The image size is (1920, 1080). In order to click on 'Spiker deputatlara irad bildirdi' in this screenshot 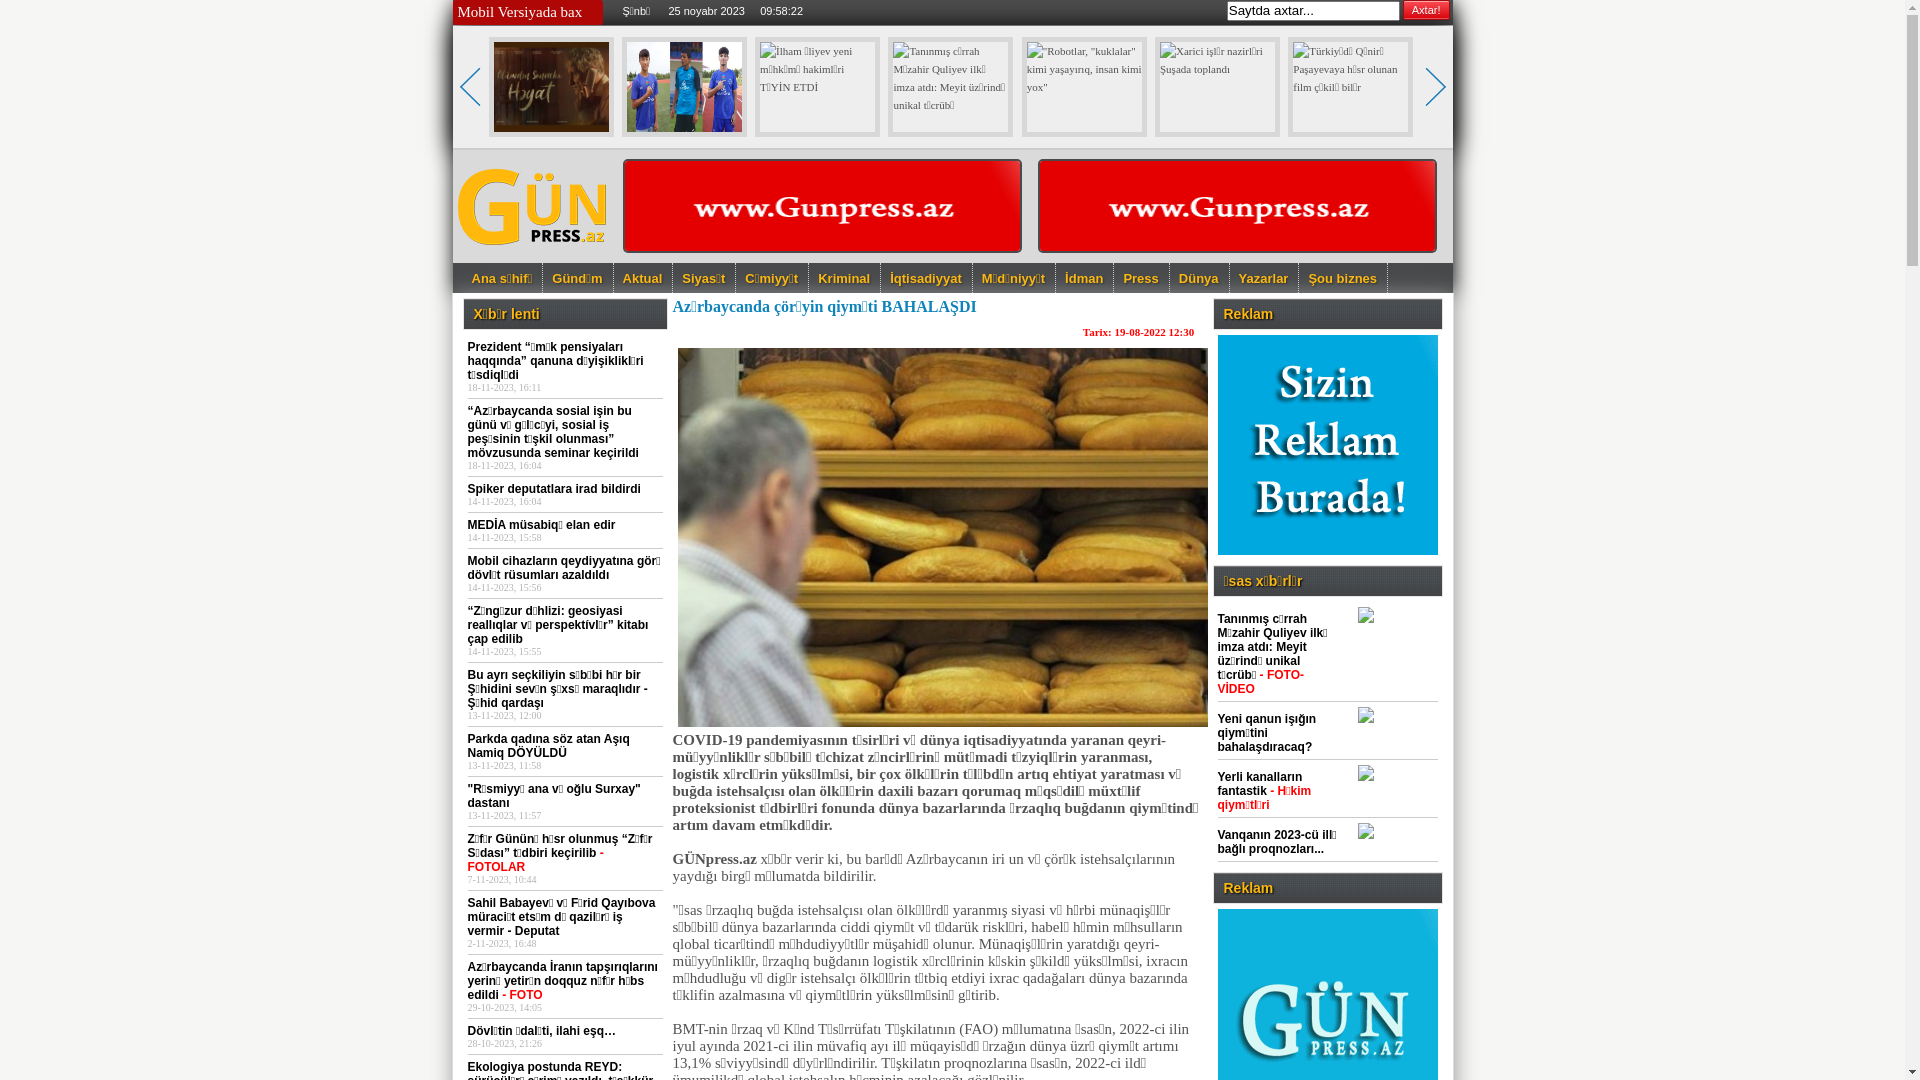, I will do `click(554, 489)`.